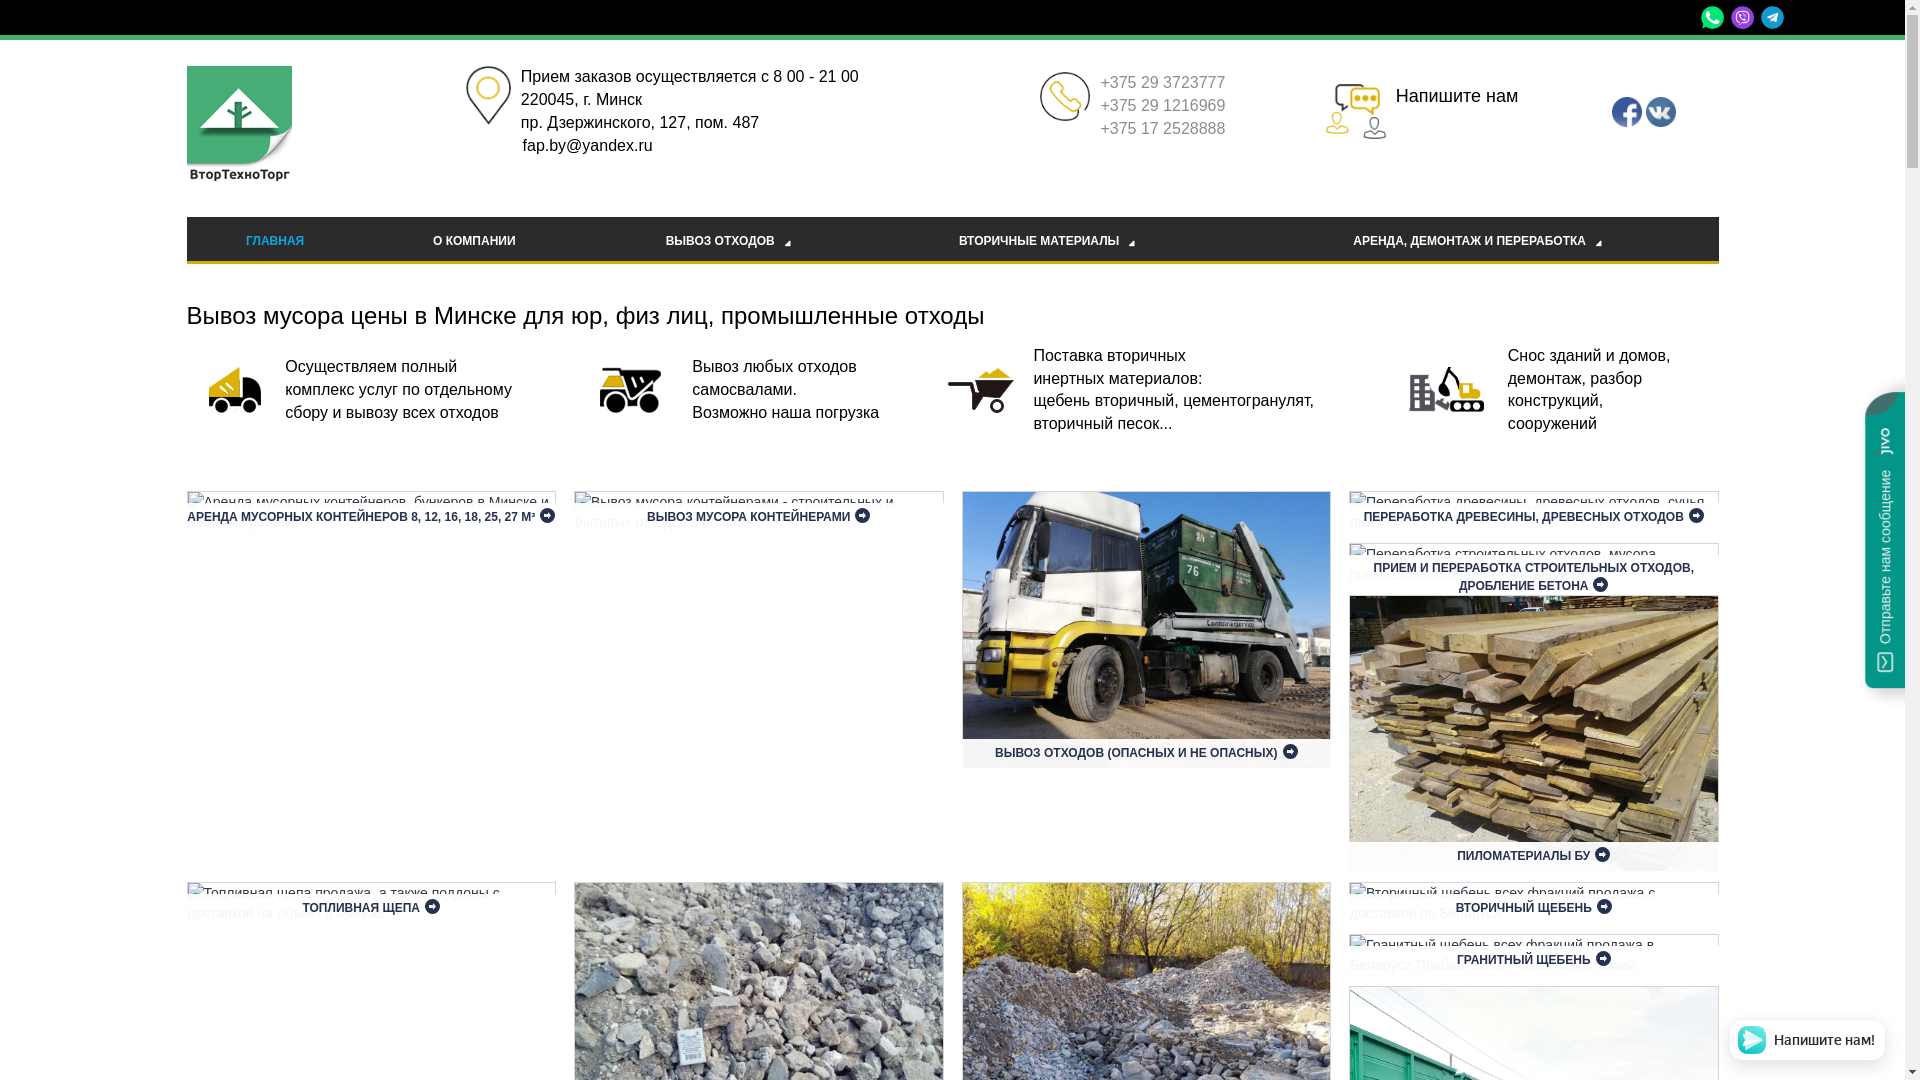  Describe the element at coordinates (1162, 105) in the screenshot. I see `'+375 29 1216969'` at that location.